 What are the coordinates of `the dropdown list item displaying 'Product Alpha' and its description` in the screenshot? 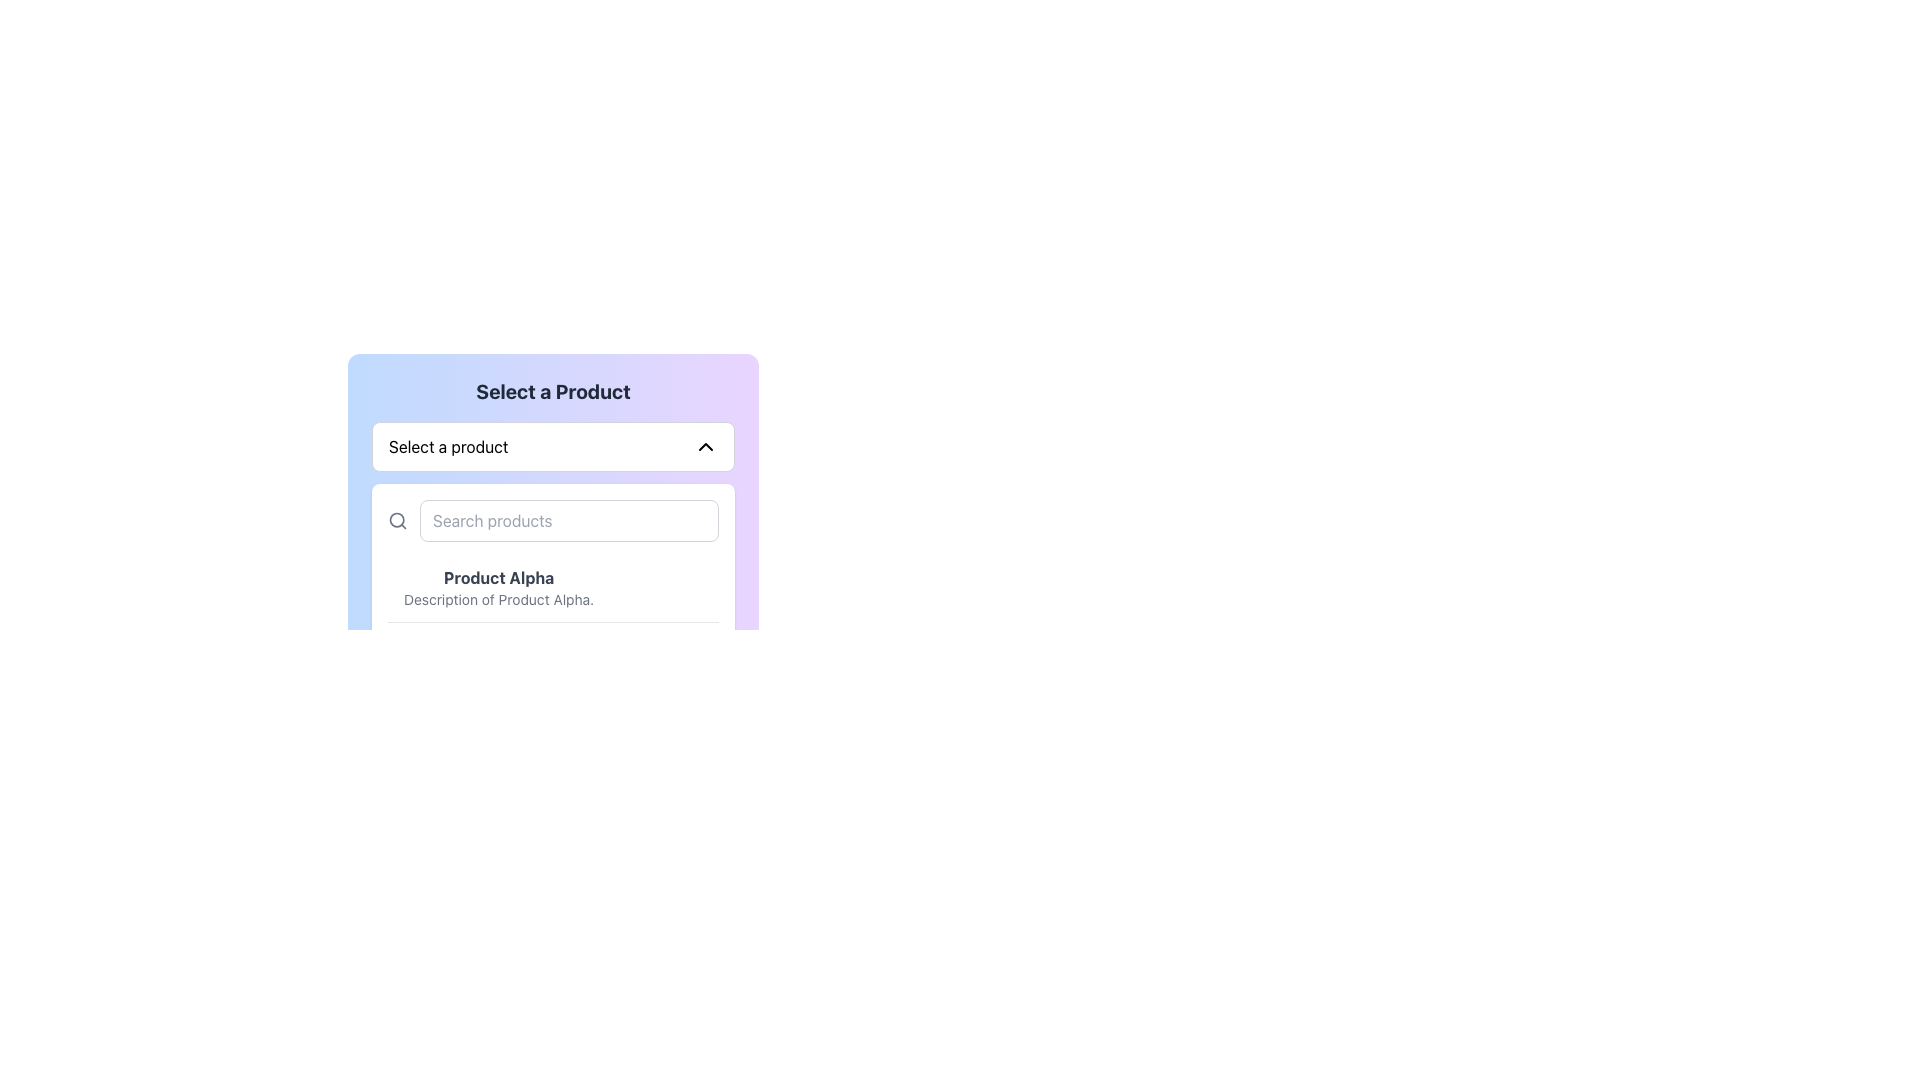 It's located at (499, 586).